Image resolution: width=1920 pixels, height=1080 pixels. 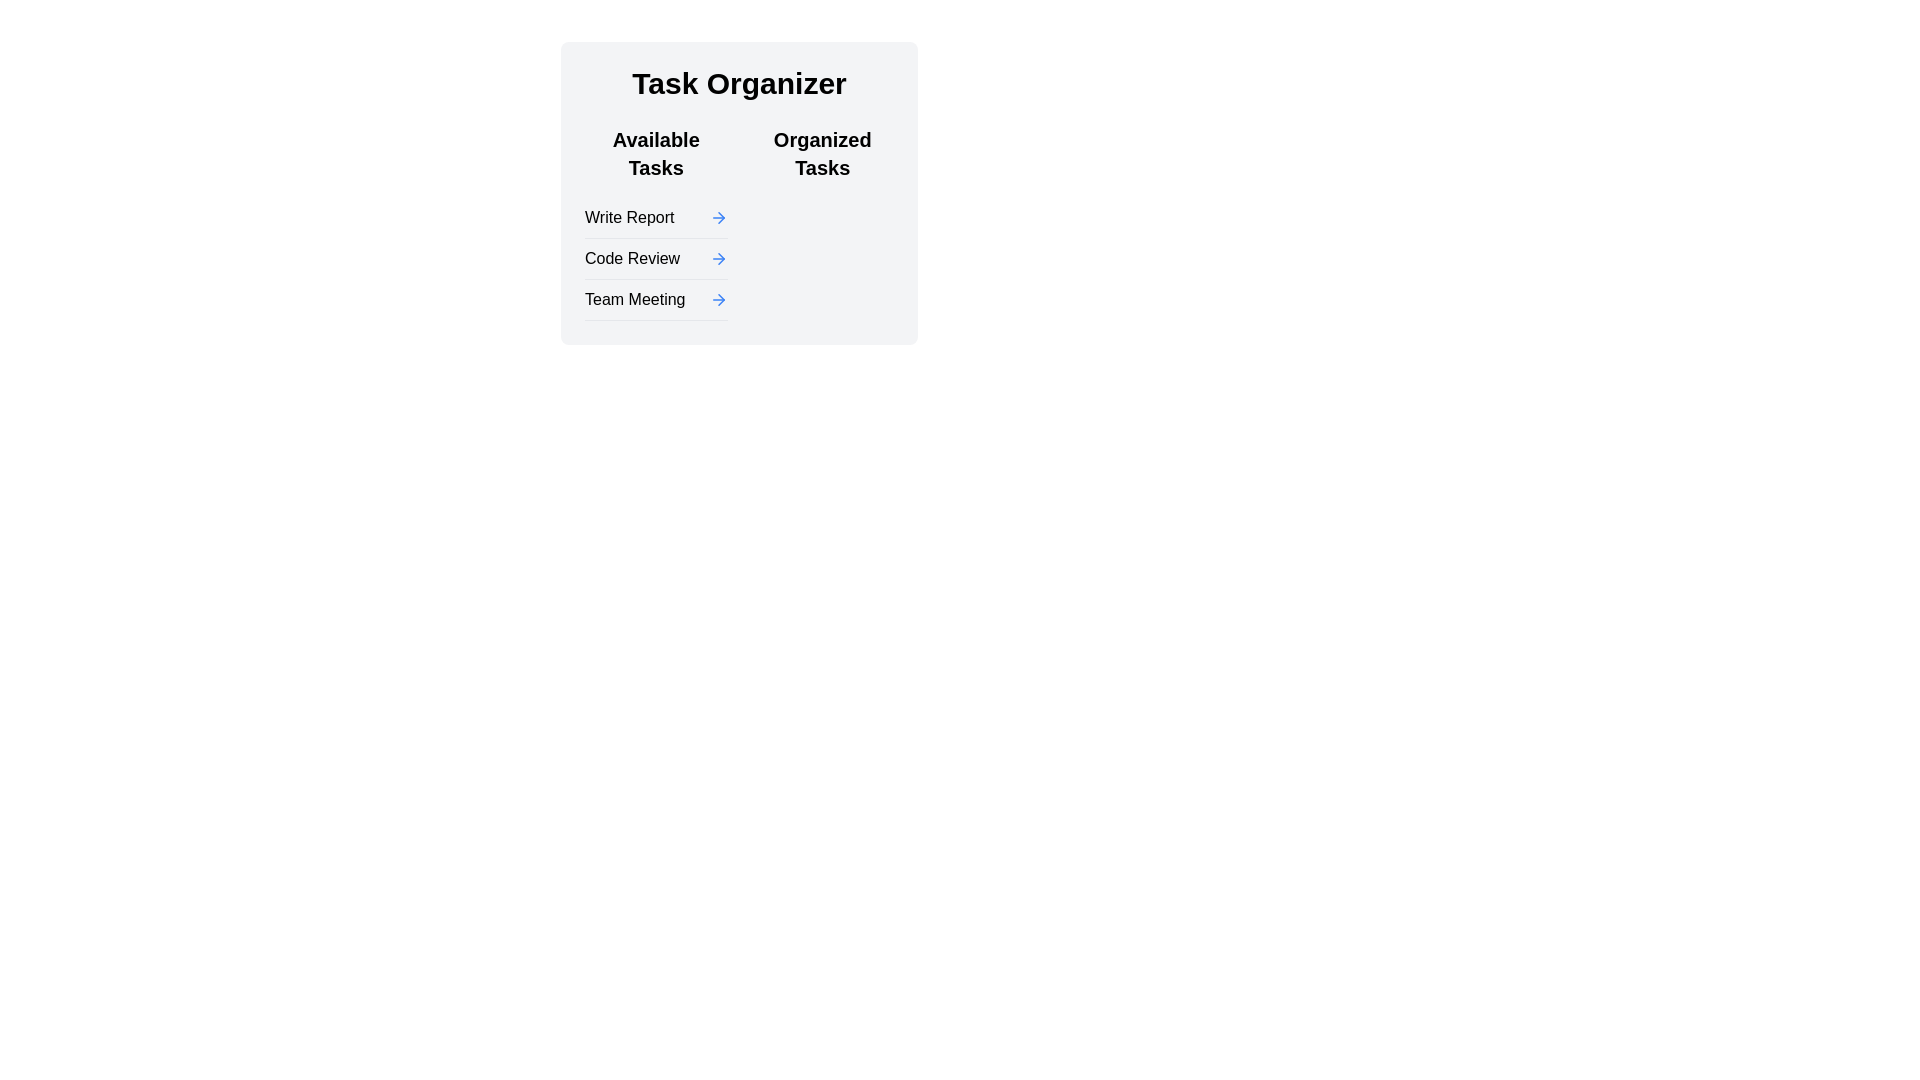 What do you see at coordinates (720, 300) in the screenshot?
I see `the rightward arrowhead icon located to the right of the 'Code Review' text in the 'Available Tasks' section of the 'Task Organizer' interface` at bounding box center [720, 300].